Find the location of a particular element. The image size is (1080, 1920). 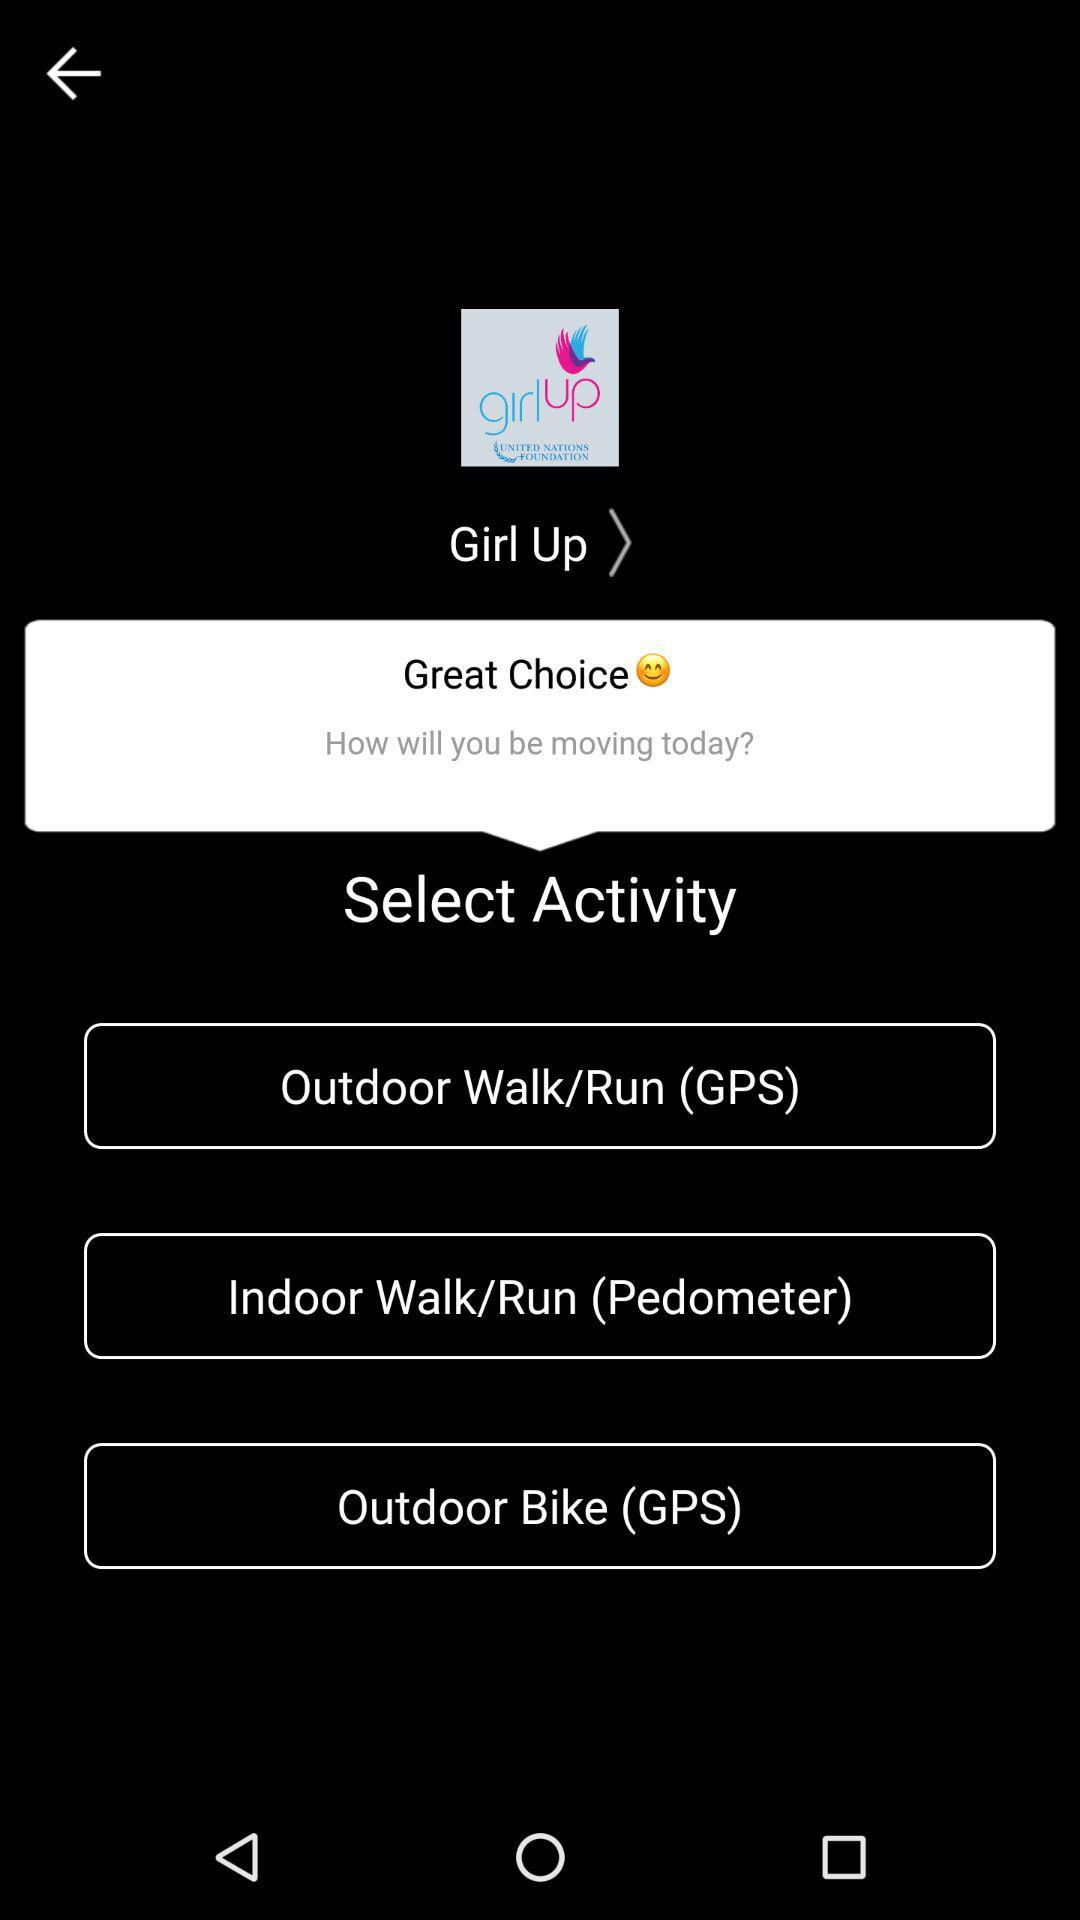

girl up item is located at coordinates (540, 542).